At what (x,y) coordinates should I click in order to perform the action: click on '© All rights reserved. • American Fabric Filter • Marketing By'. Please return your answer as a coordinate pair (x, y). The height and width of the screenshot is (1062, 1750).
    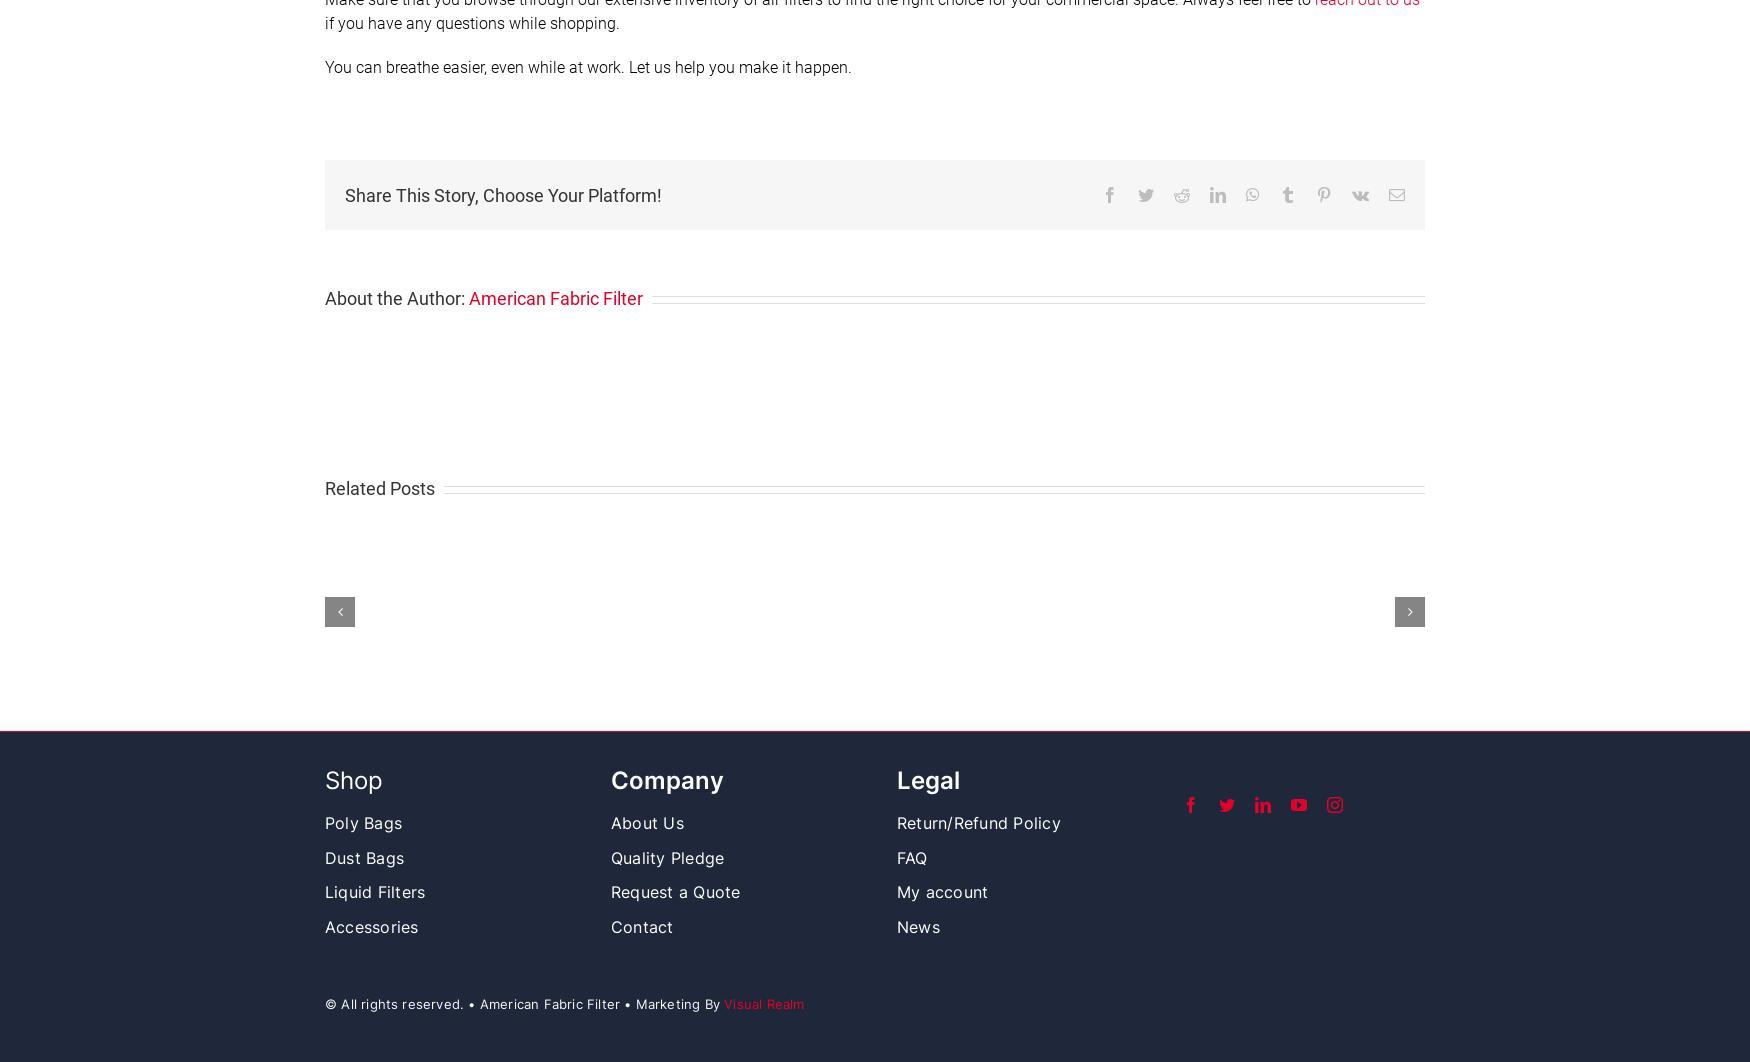
    Looking at the image, I should click on (522, 1003).